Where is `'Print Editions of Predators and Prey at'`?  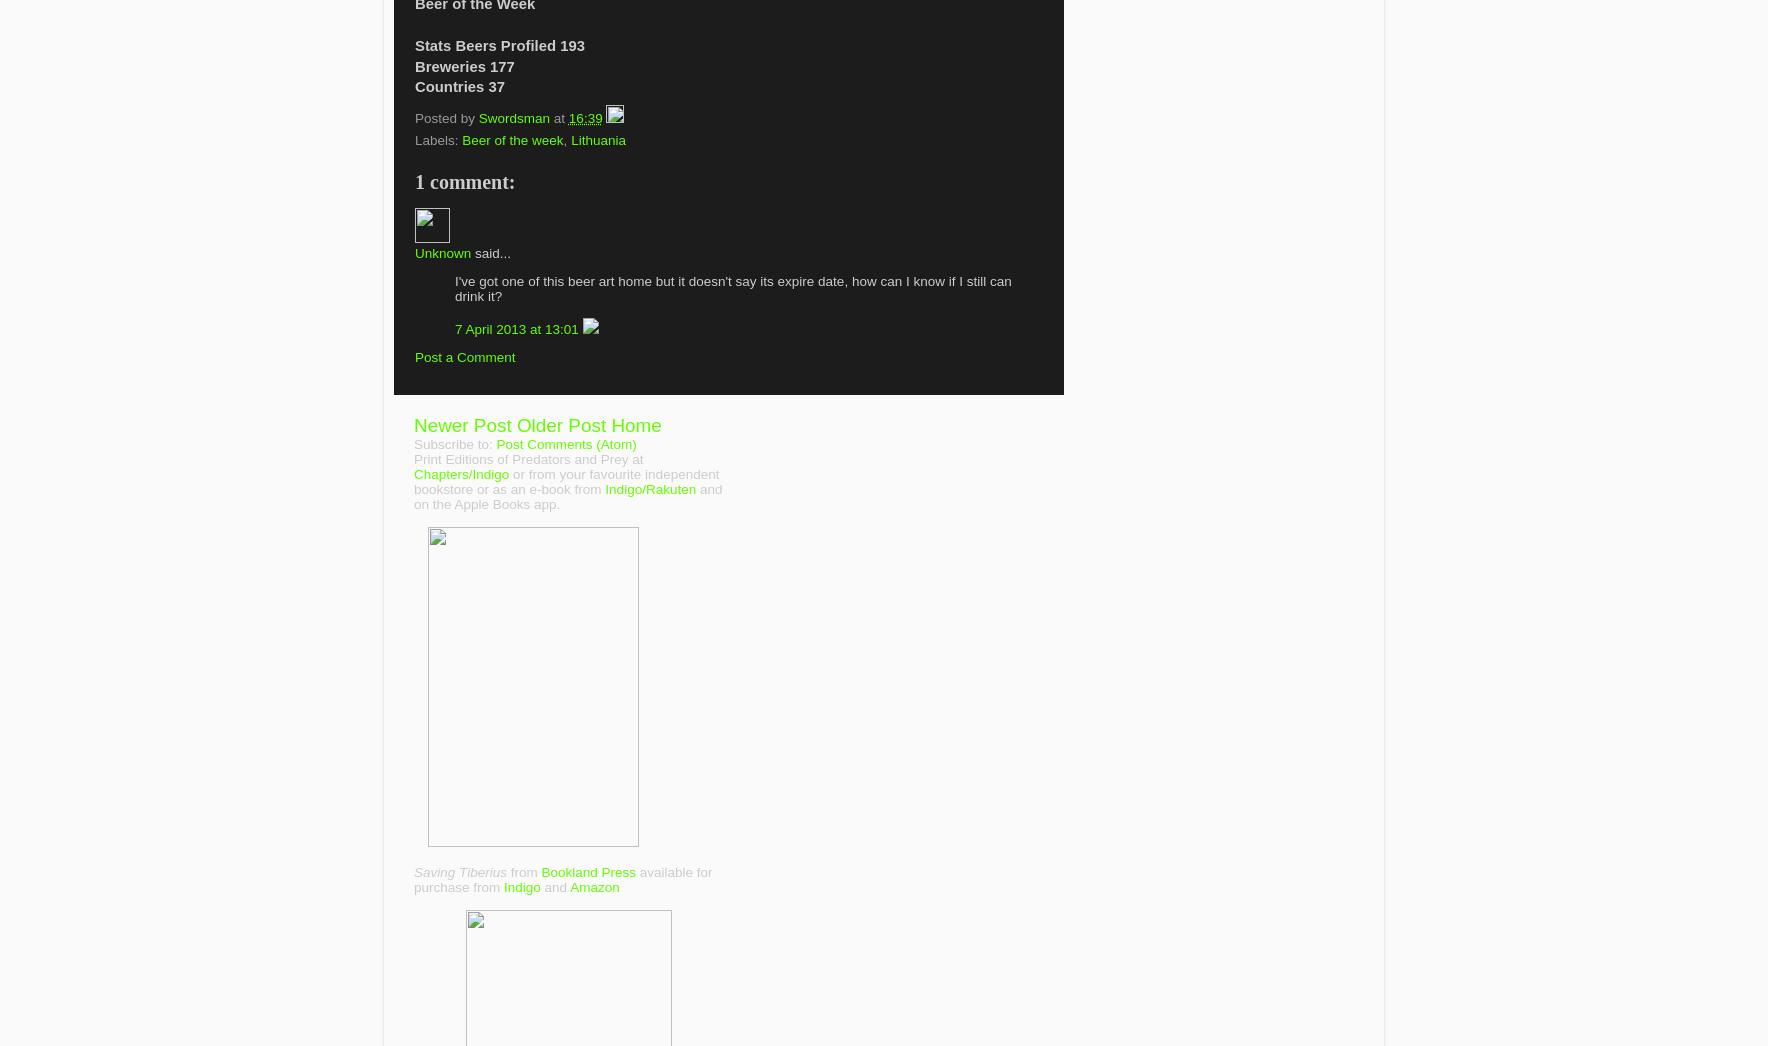 'Print Editions of Predators and Prey at' is located at coordinates (527, 457).